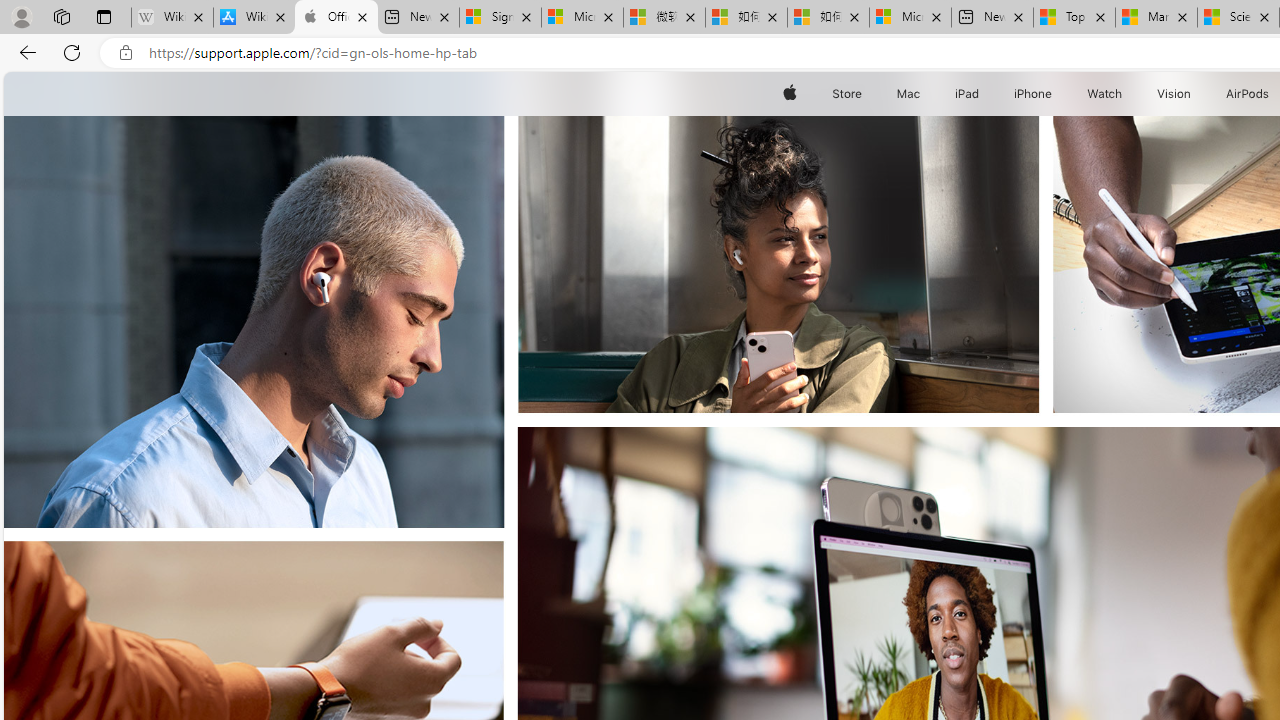 The height and width of the screenshot is (720, 1280). What do you see at coordinates (788, 93) in the screenshot?
I see `'Apple'` at bounding box center [788, 93].